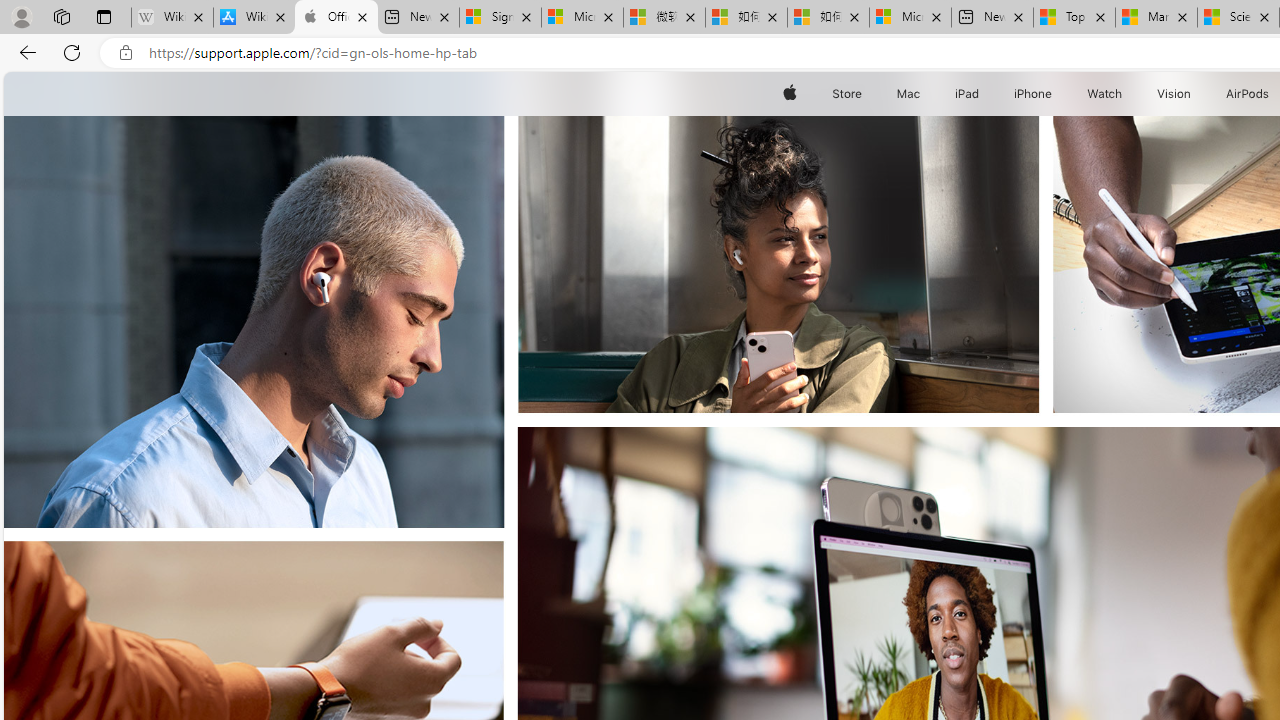 The height and width of the screenshot is (720, 1280). What do you see at coordinates (788, 93) in the screenshot?
I see `'Apple'` at bounding box center [788, 93].